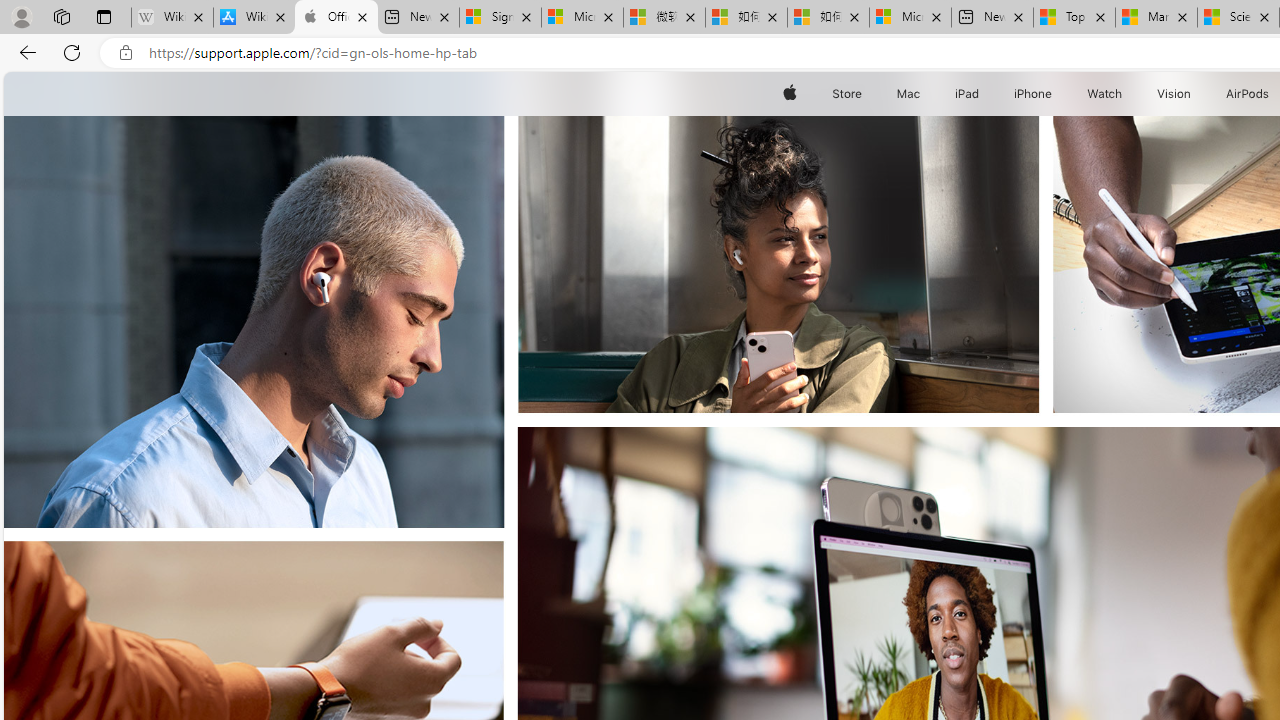 The height and width of the screenshot is (720, 1280). What do you see at coordinates (788, 93) in the screenshot?
I see `'Apple'` at bounding box center [788, 93].